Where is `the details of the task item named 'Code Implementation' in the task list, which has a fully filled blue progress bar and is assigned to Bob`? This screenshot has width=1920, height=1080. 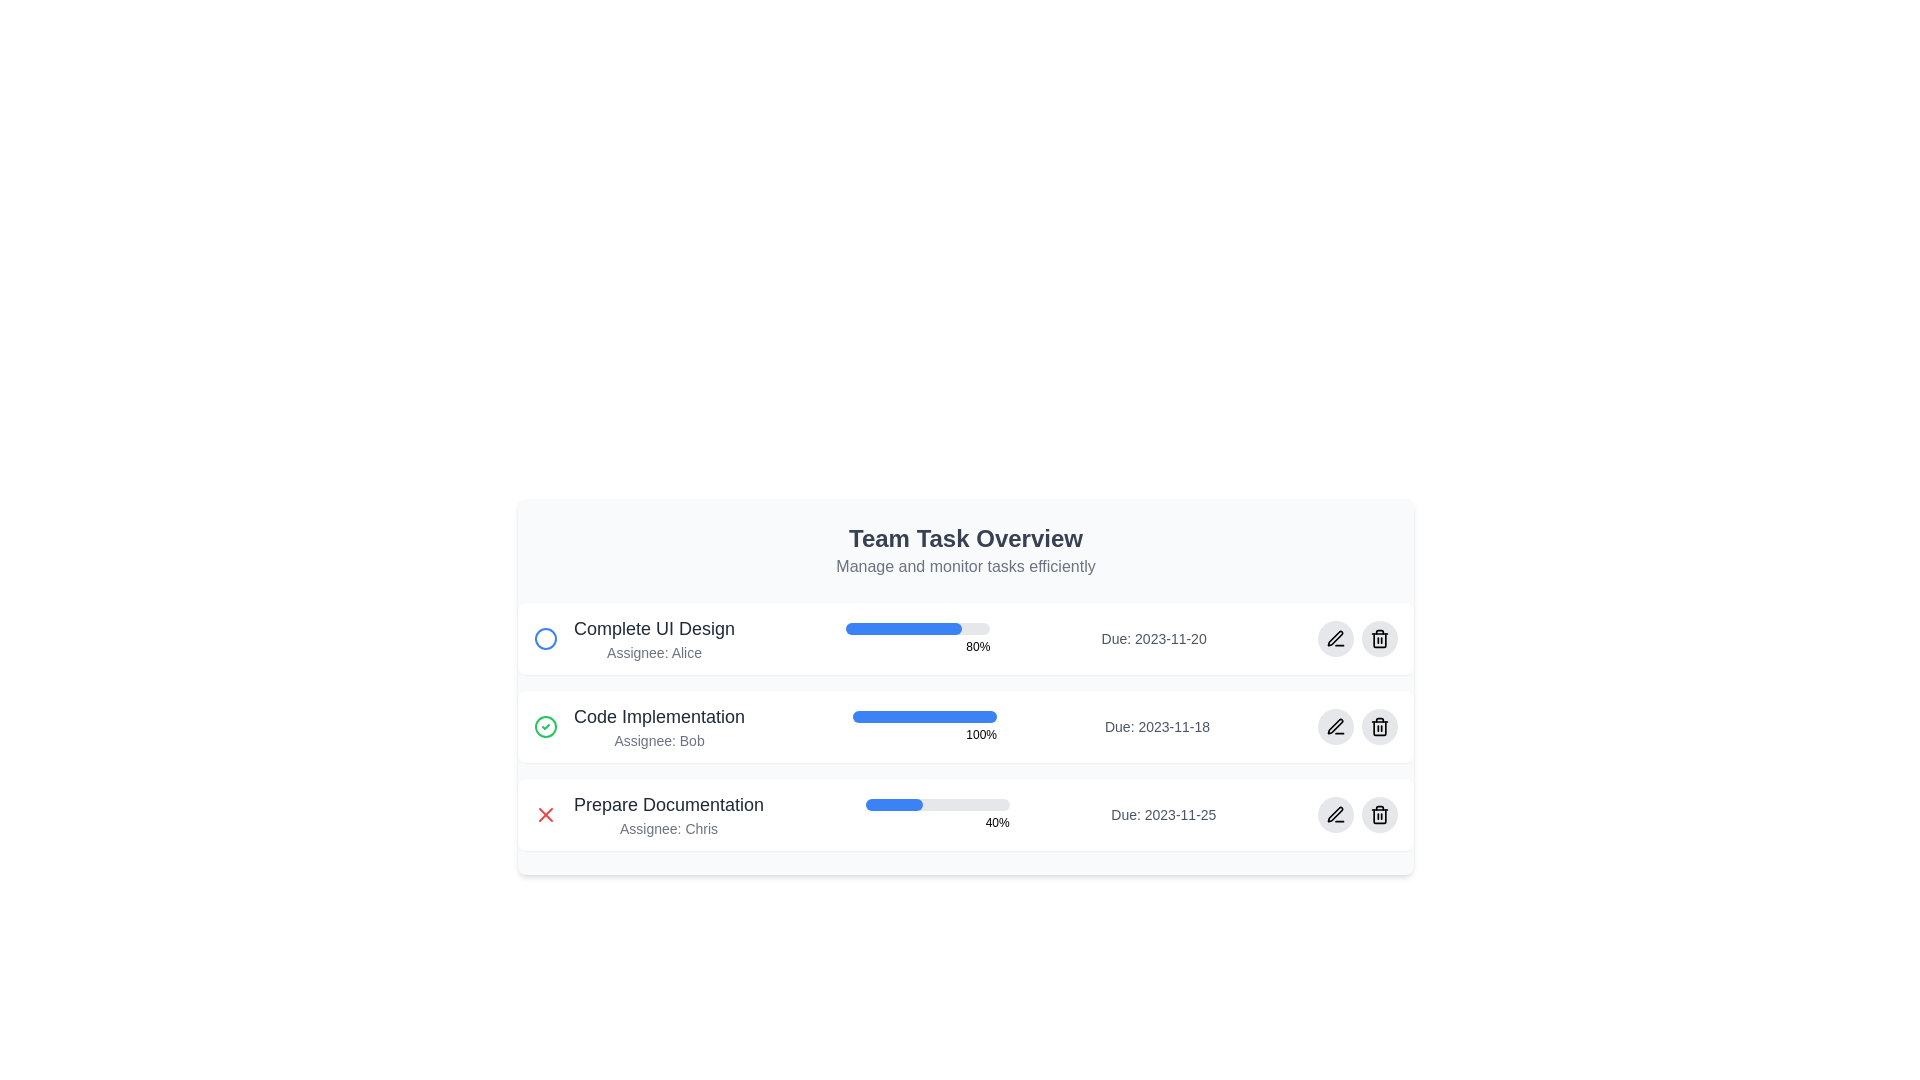 the details of the task item named 'Code Implementation' in the task list, which has a fully filled blue progress bar and is assigned to Bob is located at coordinates (965, 726).